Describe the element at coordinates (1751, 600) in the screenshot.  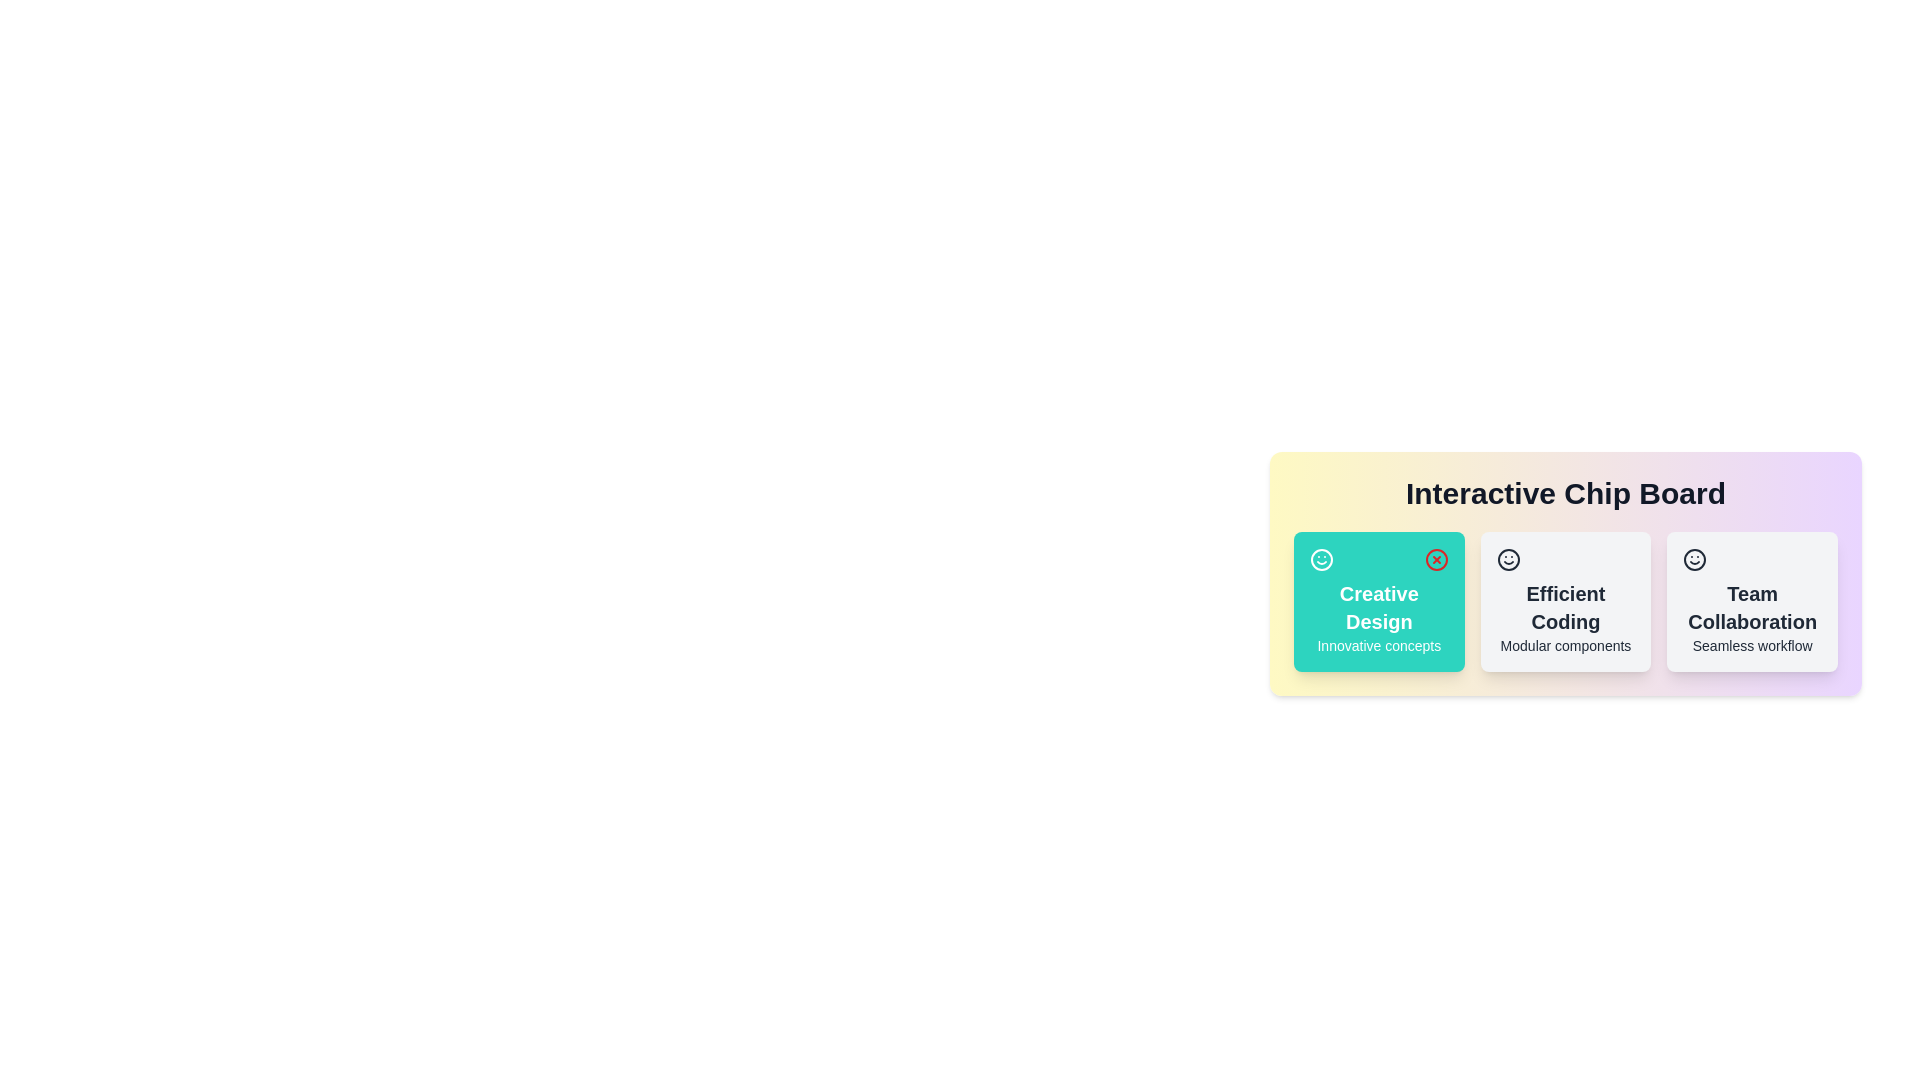
I see `the chip labeled 'Team Collaboration' to observe its hover effect` at that location.